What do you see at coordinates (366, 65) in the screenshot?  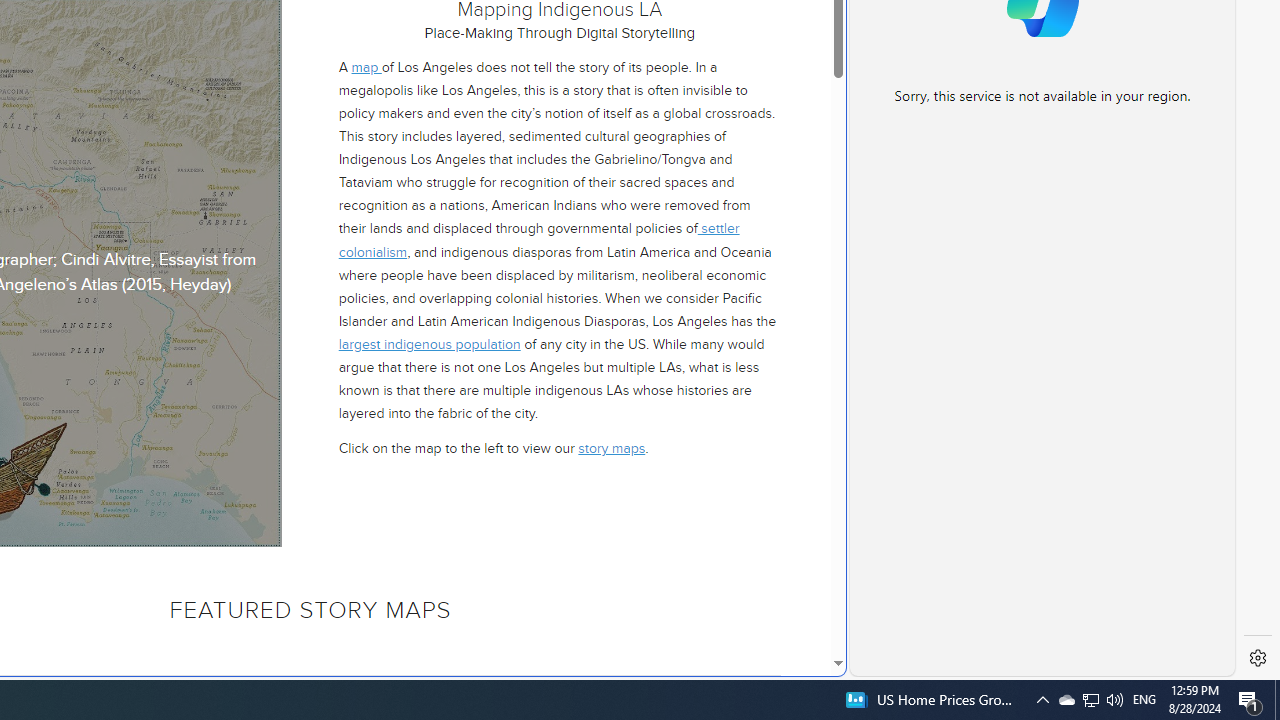 I see `'map '` at bounding box center [366, 65].